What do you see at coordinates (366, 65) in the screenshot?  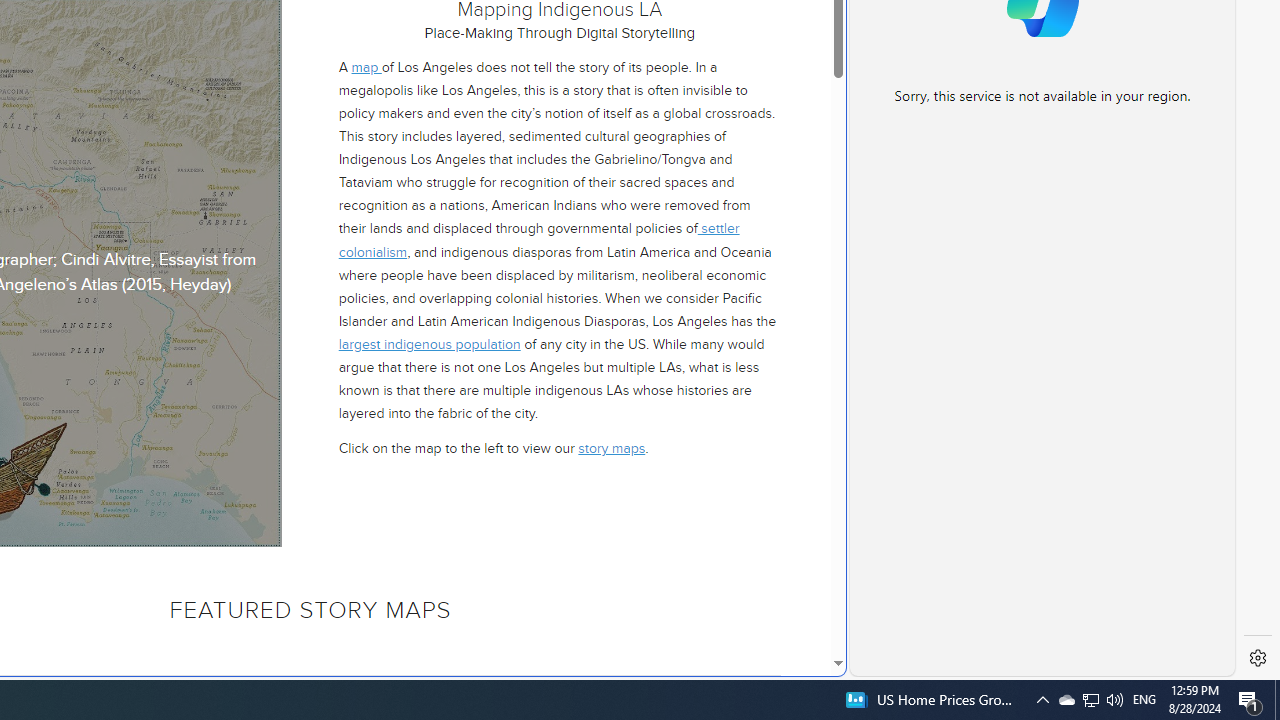 I see `'map '` at bounding box center [366, 65].